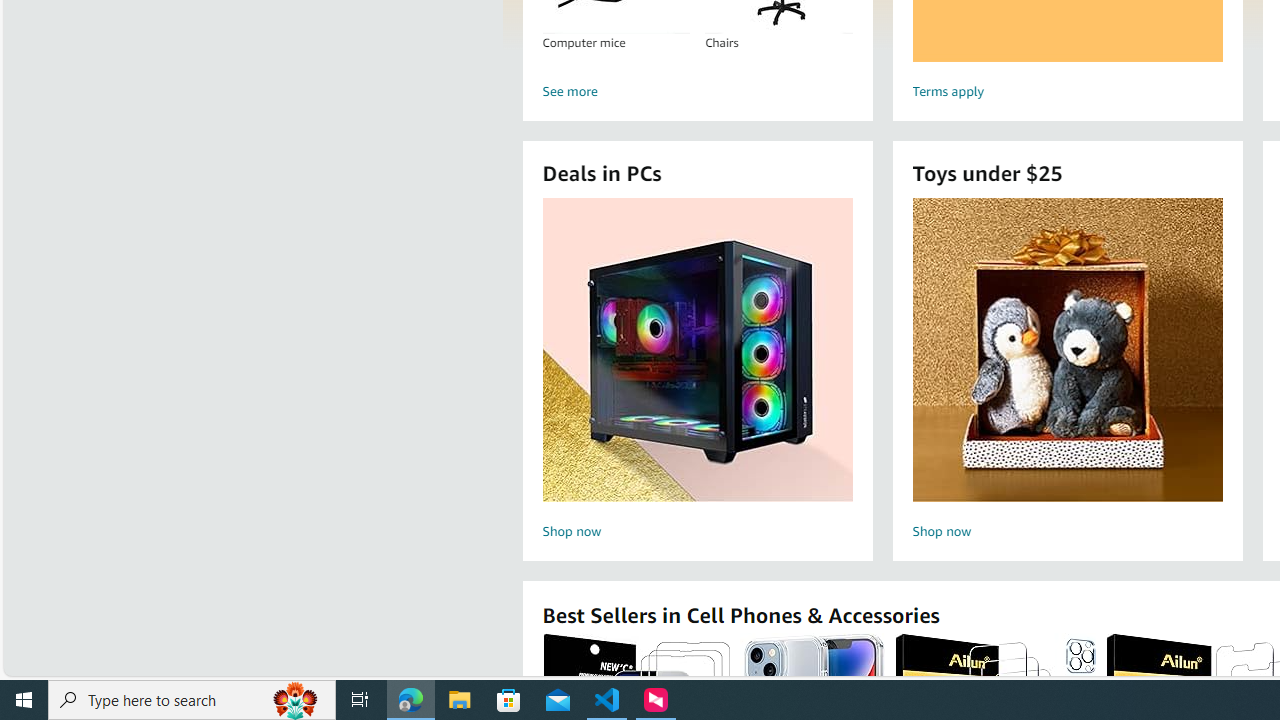  What do you see at coordinates (697, 348) in the screenshot?
I see `'Deals in PCs'` at bounding box center [697, 348].